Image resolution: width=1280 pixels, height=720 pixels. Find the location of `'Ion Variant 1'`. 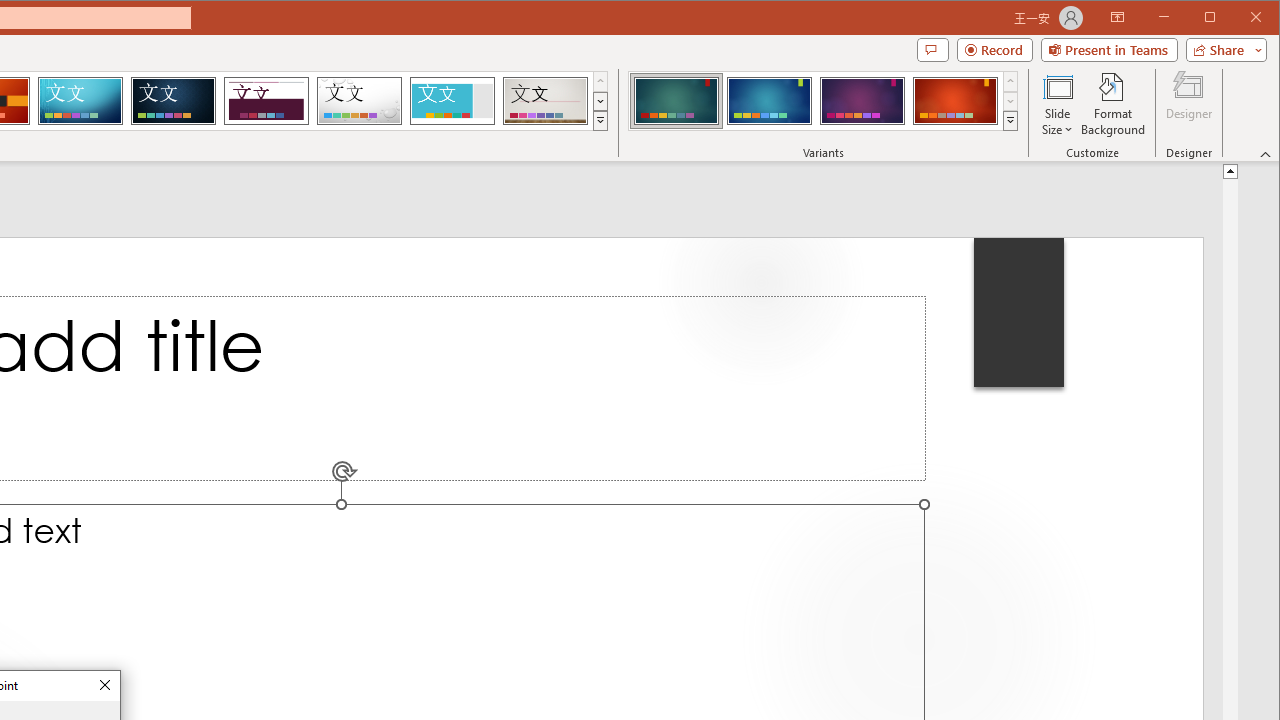

'Ion Variant 1' is located at coordinates (676, 100).